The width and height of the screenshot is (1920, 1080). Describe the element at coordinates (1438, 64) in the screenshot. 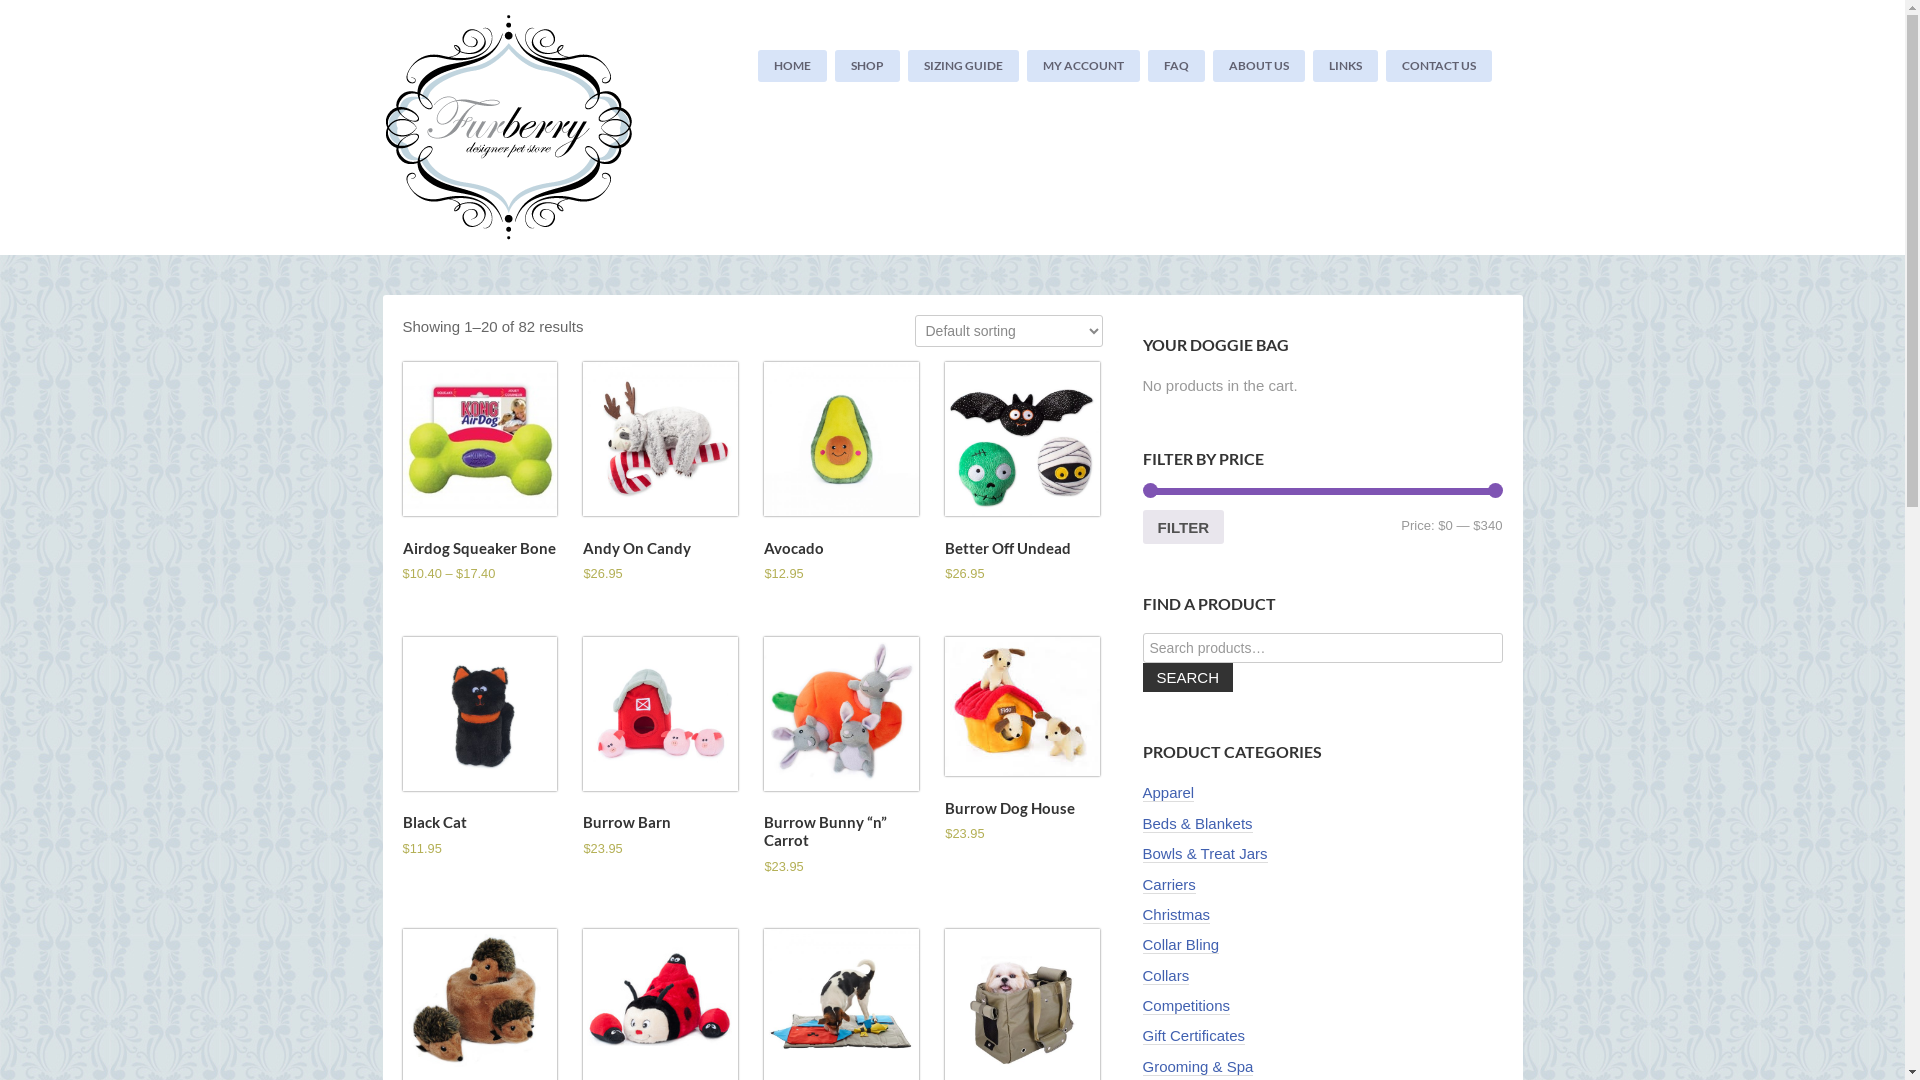

I see `'CONTACT US'` at that location.